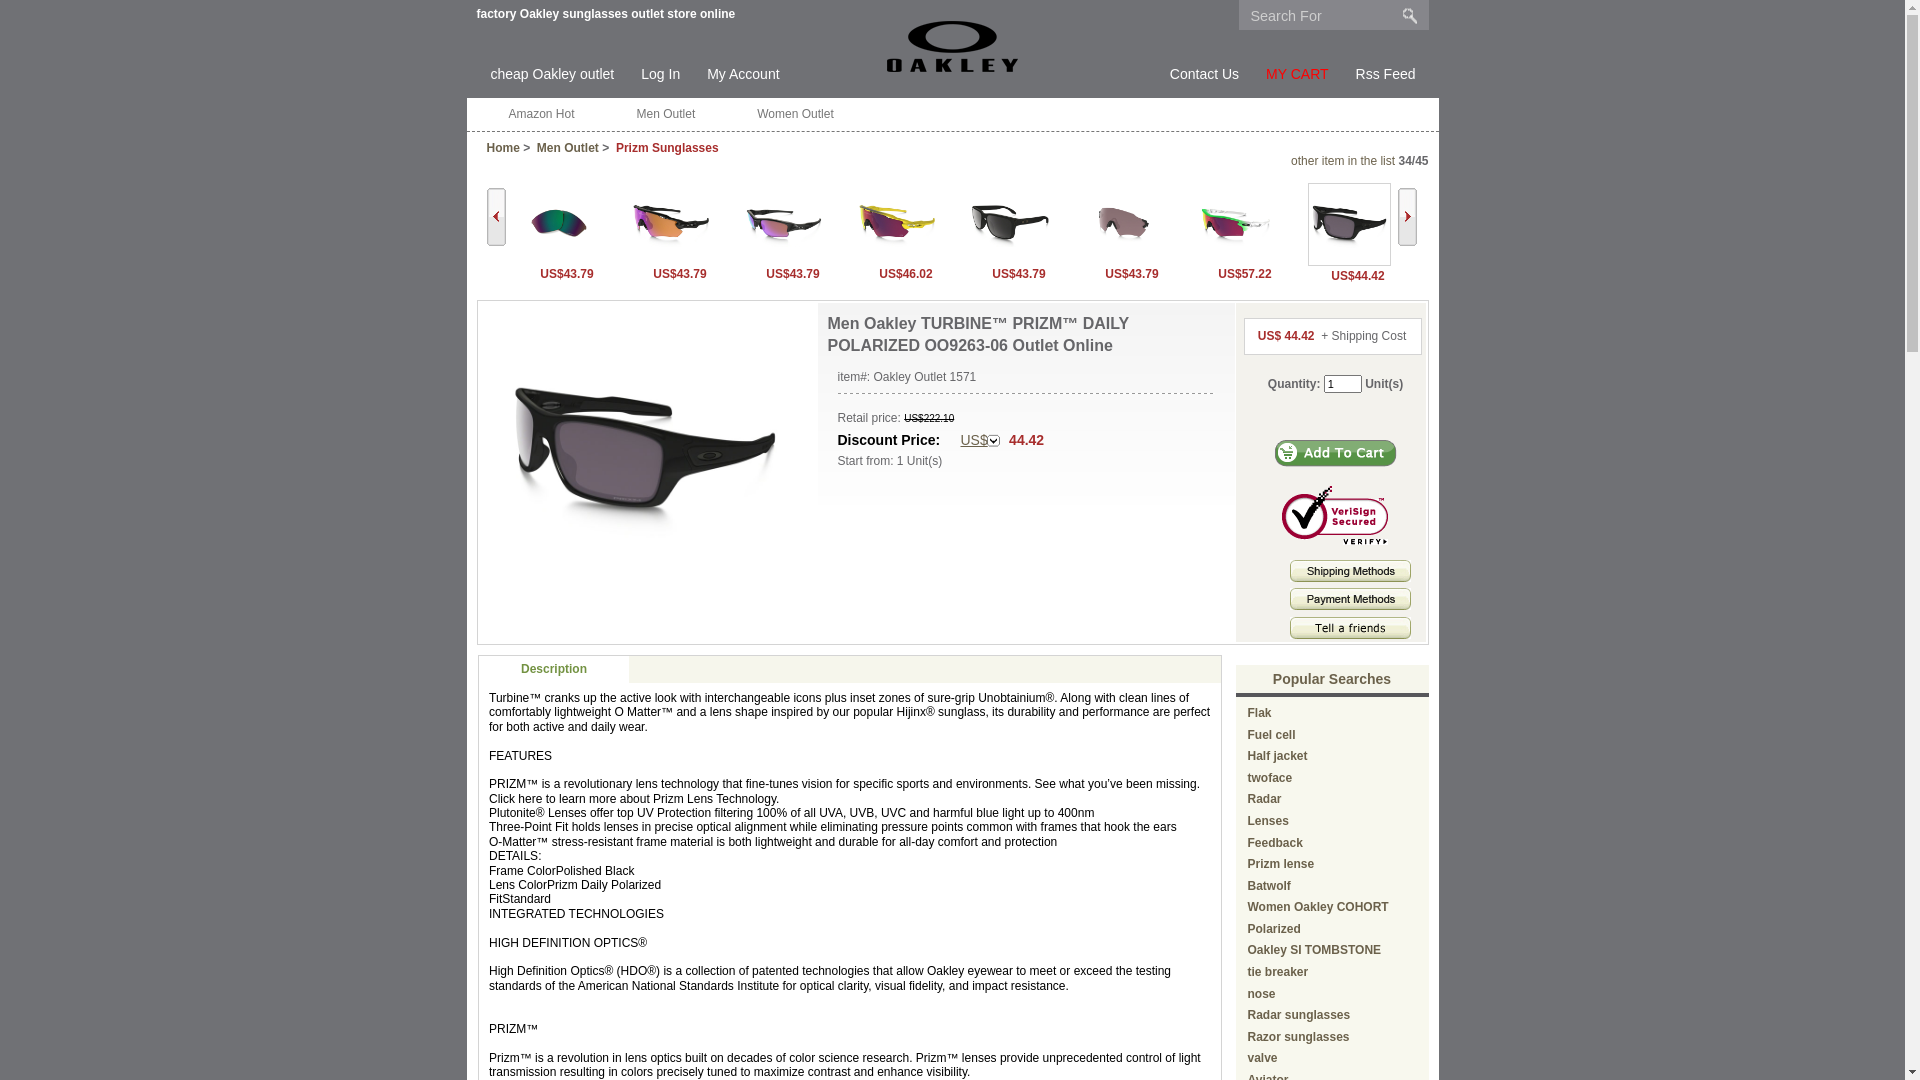 This screenshot has width=1920, height=1080. I want to click on 'Fuel cell', so click(1271, 735).